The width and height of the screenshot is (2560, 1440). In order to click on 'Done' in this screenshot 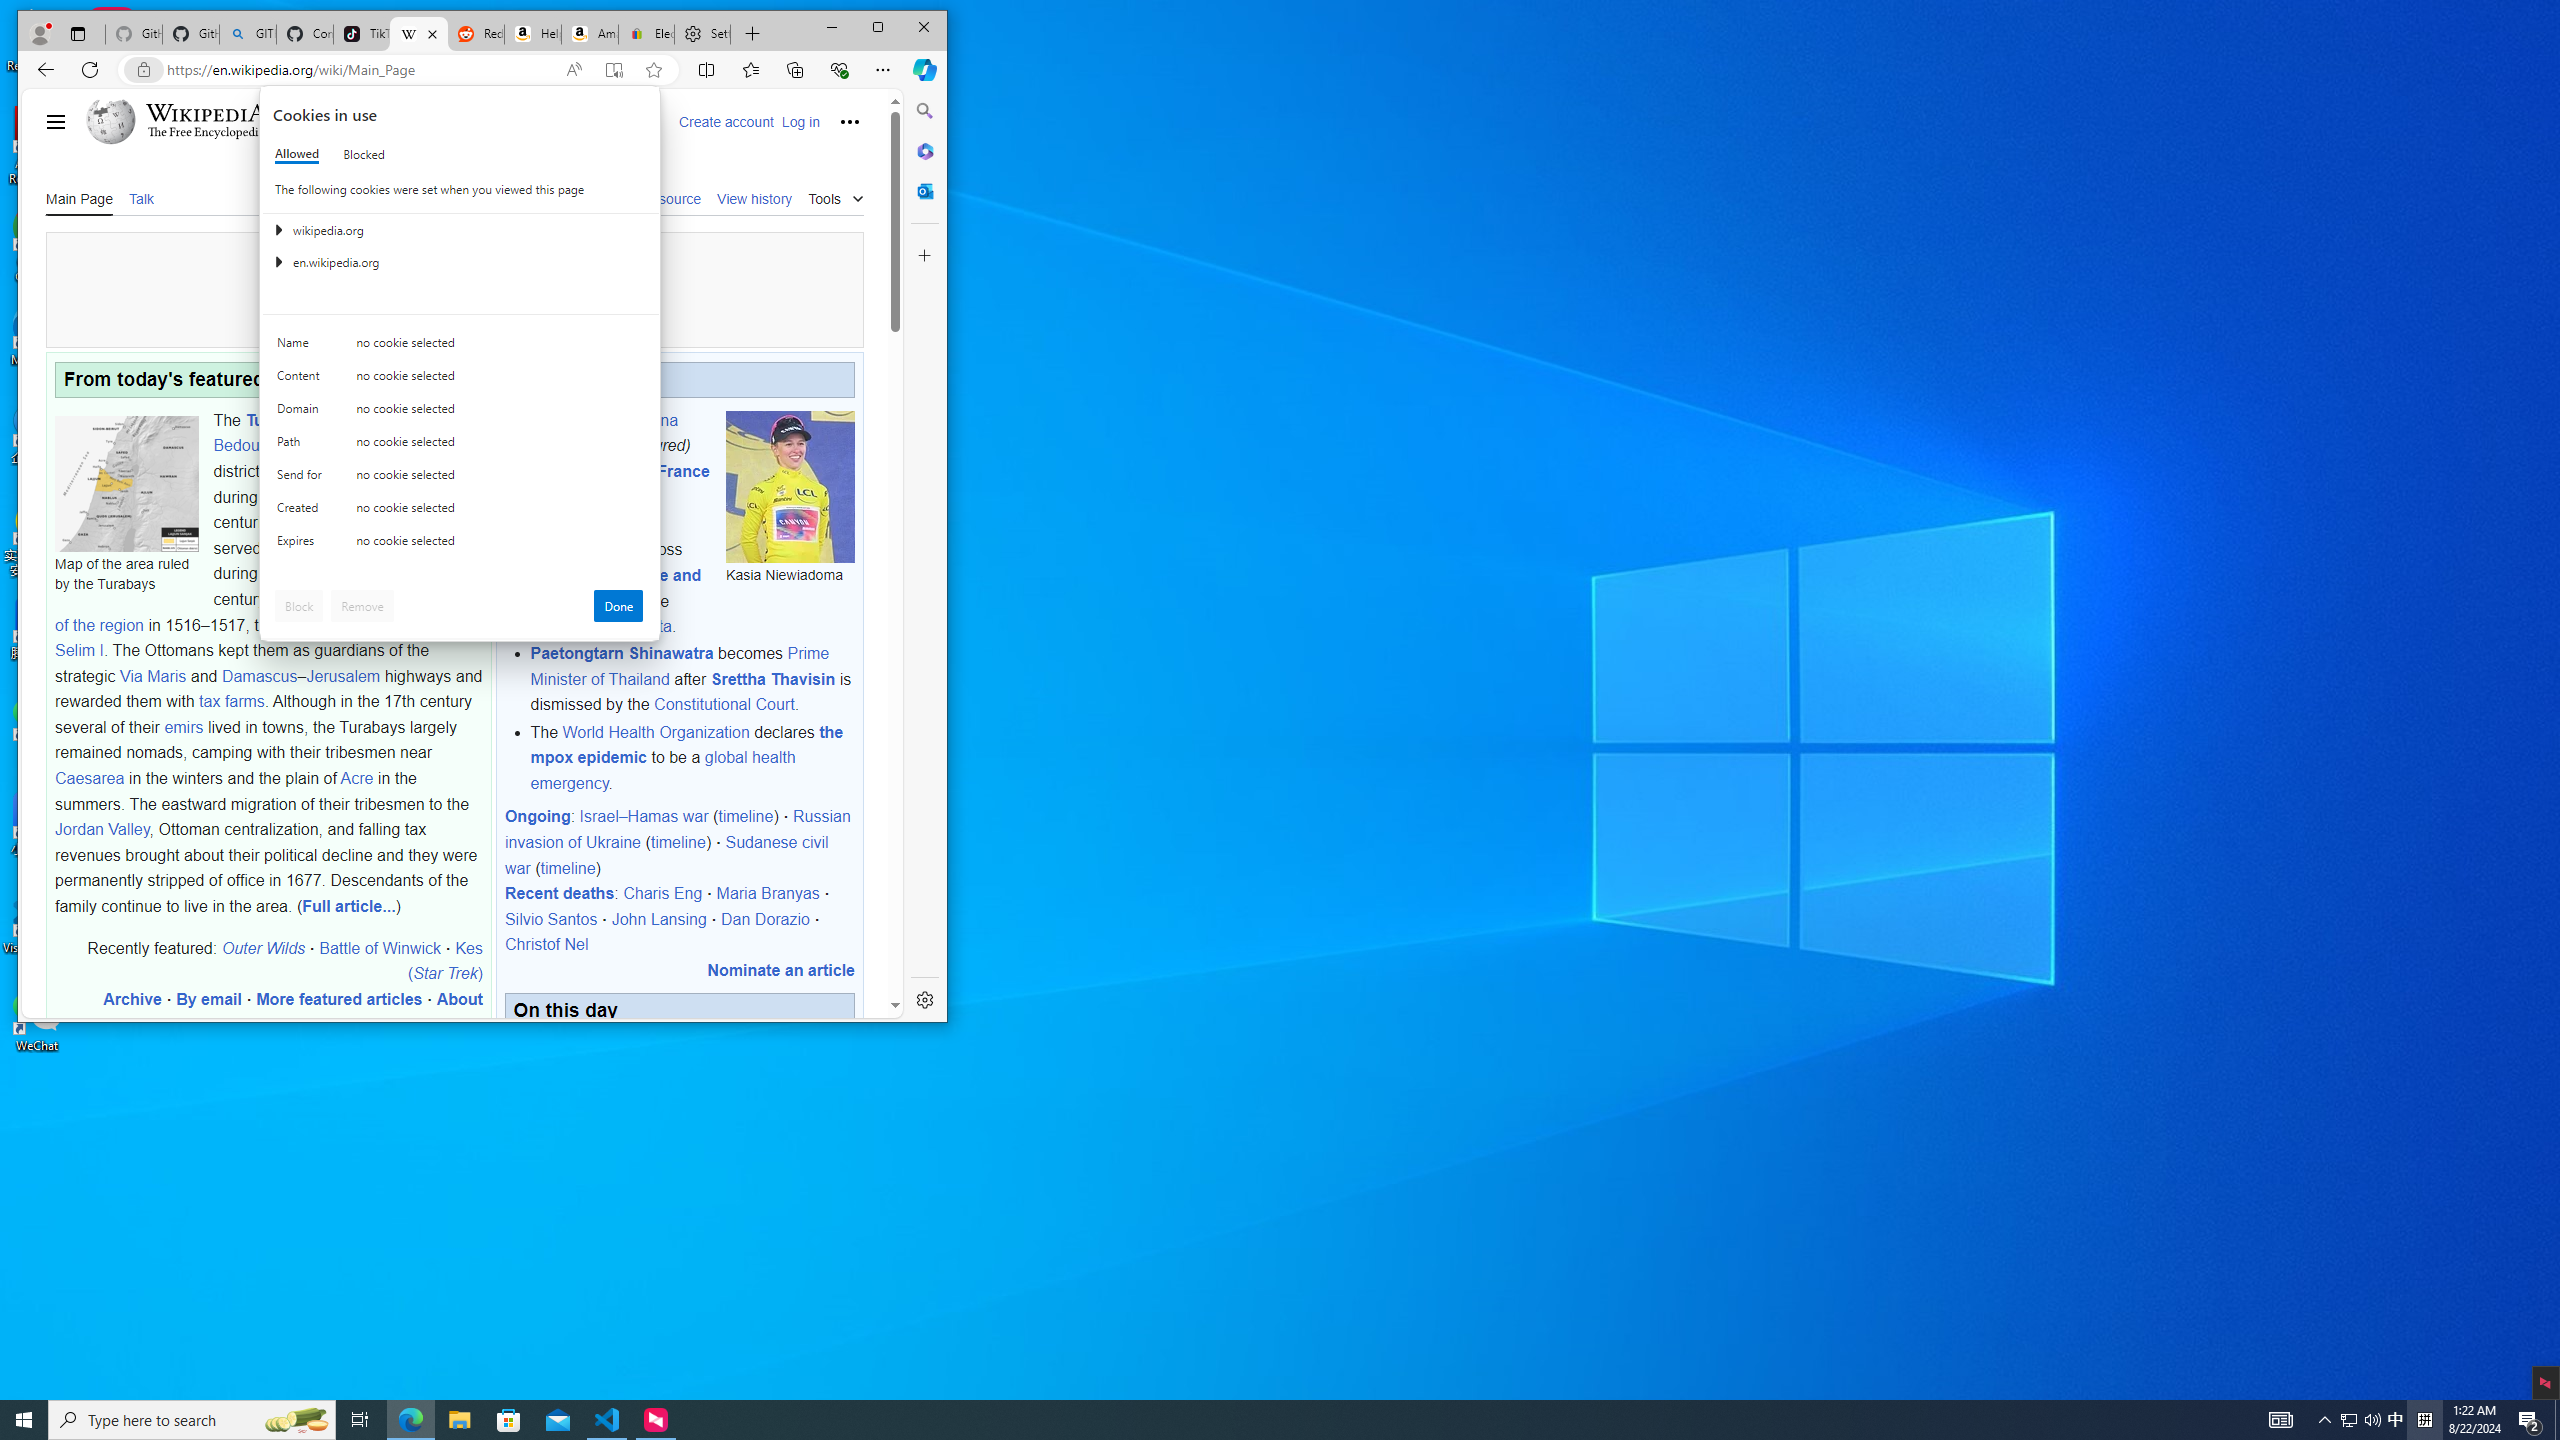, I will do `click(617, 605)`.